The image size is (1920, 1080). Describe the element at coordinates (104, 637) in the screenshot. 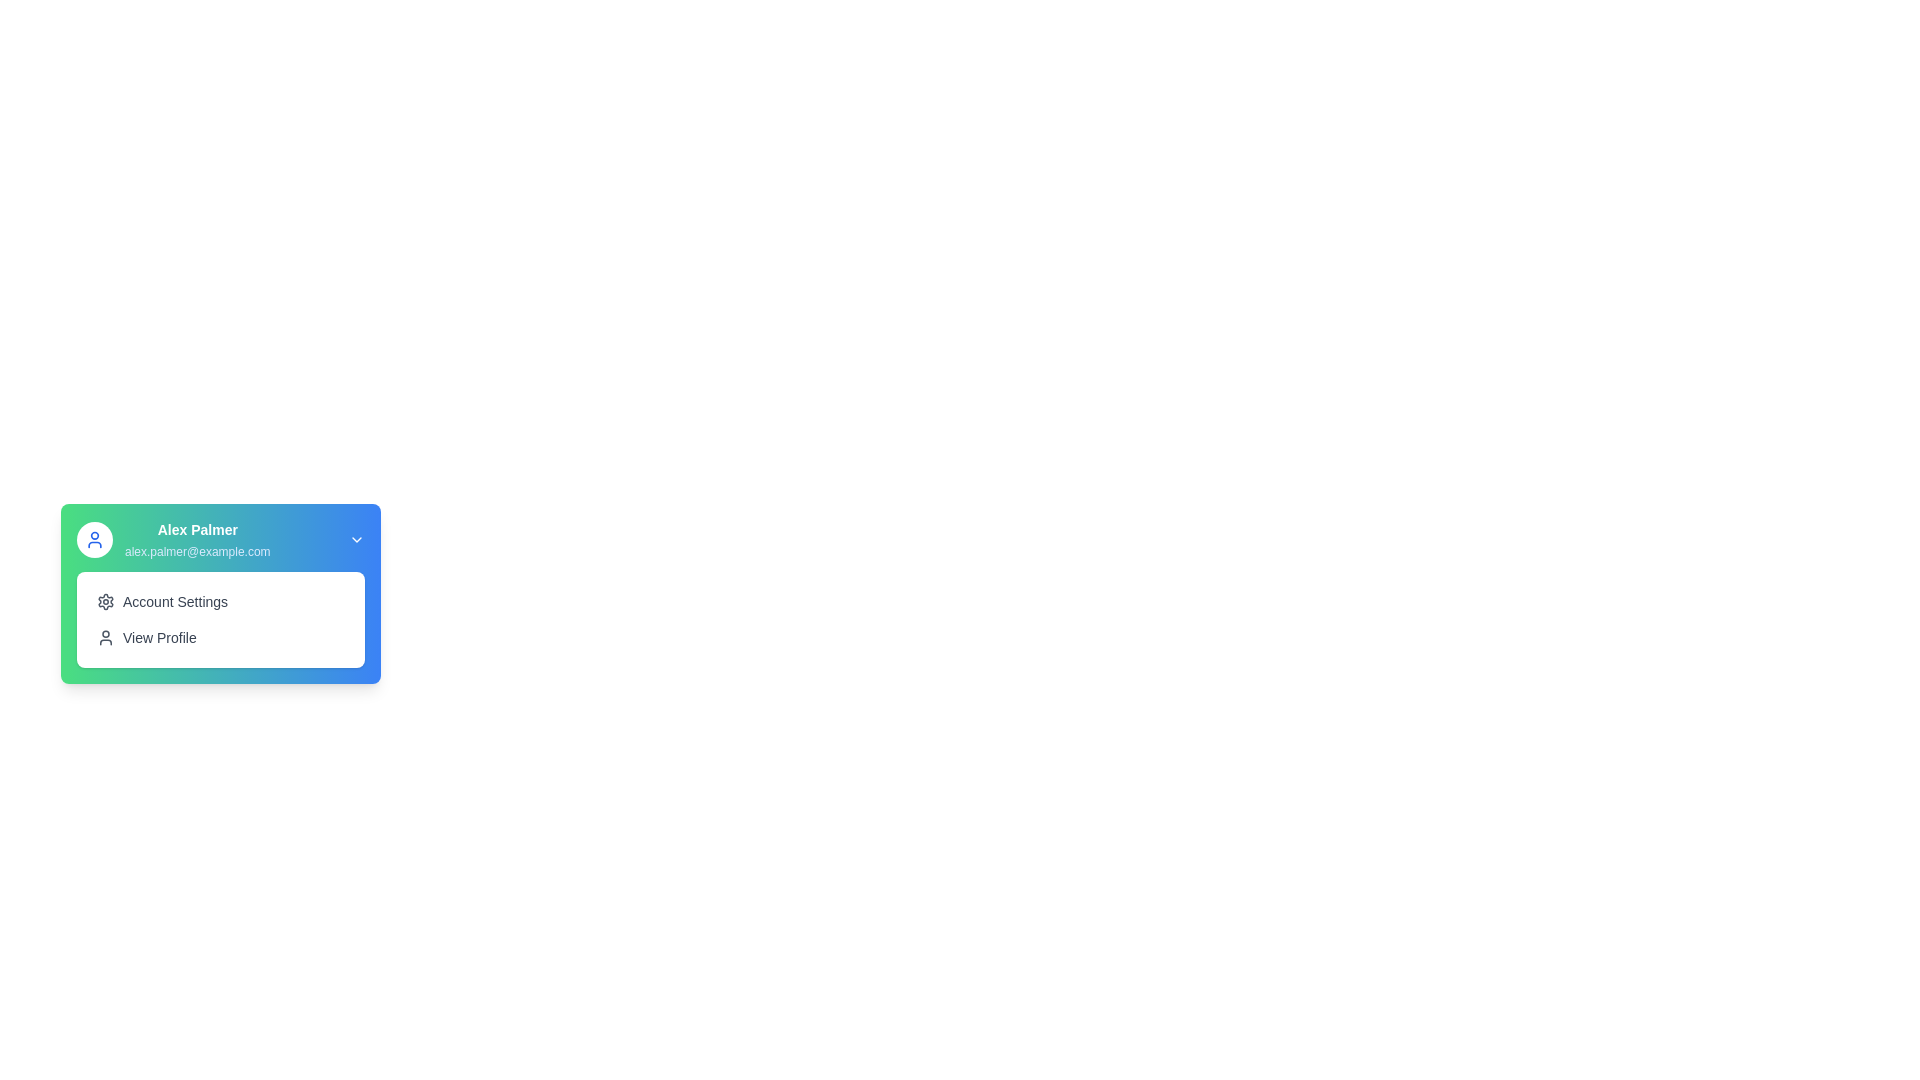

I see `the SVG user icon located within the 'View Profile' list item, which features a circular head and shoulders shape, styled in shades of gray` at that location.